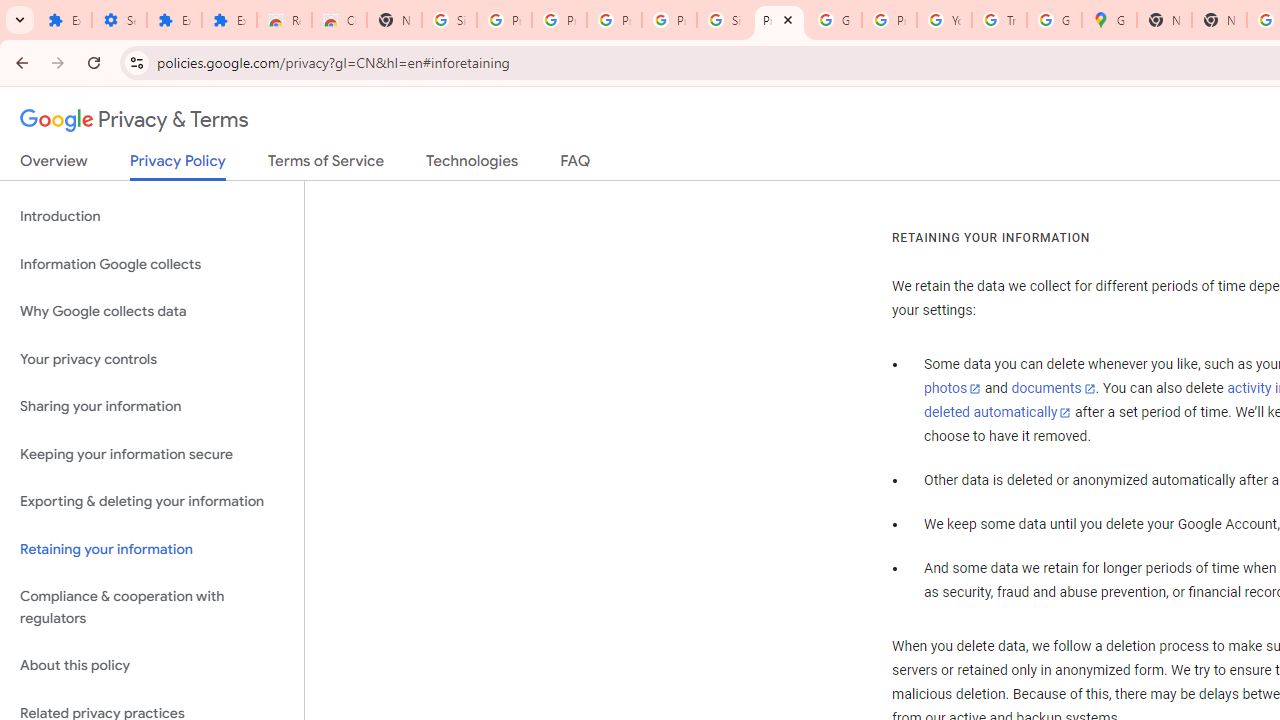 The height and width of the screenshot is (720, 1280). Describe the element at coordinates (724, 20) in the screenshot. I see `'Sign in - Google Accounts'` at that location.